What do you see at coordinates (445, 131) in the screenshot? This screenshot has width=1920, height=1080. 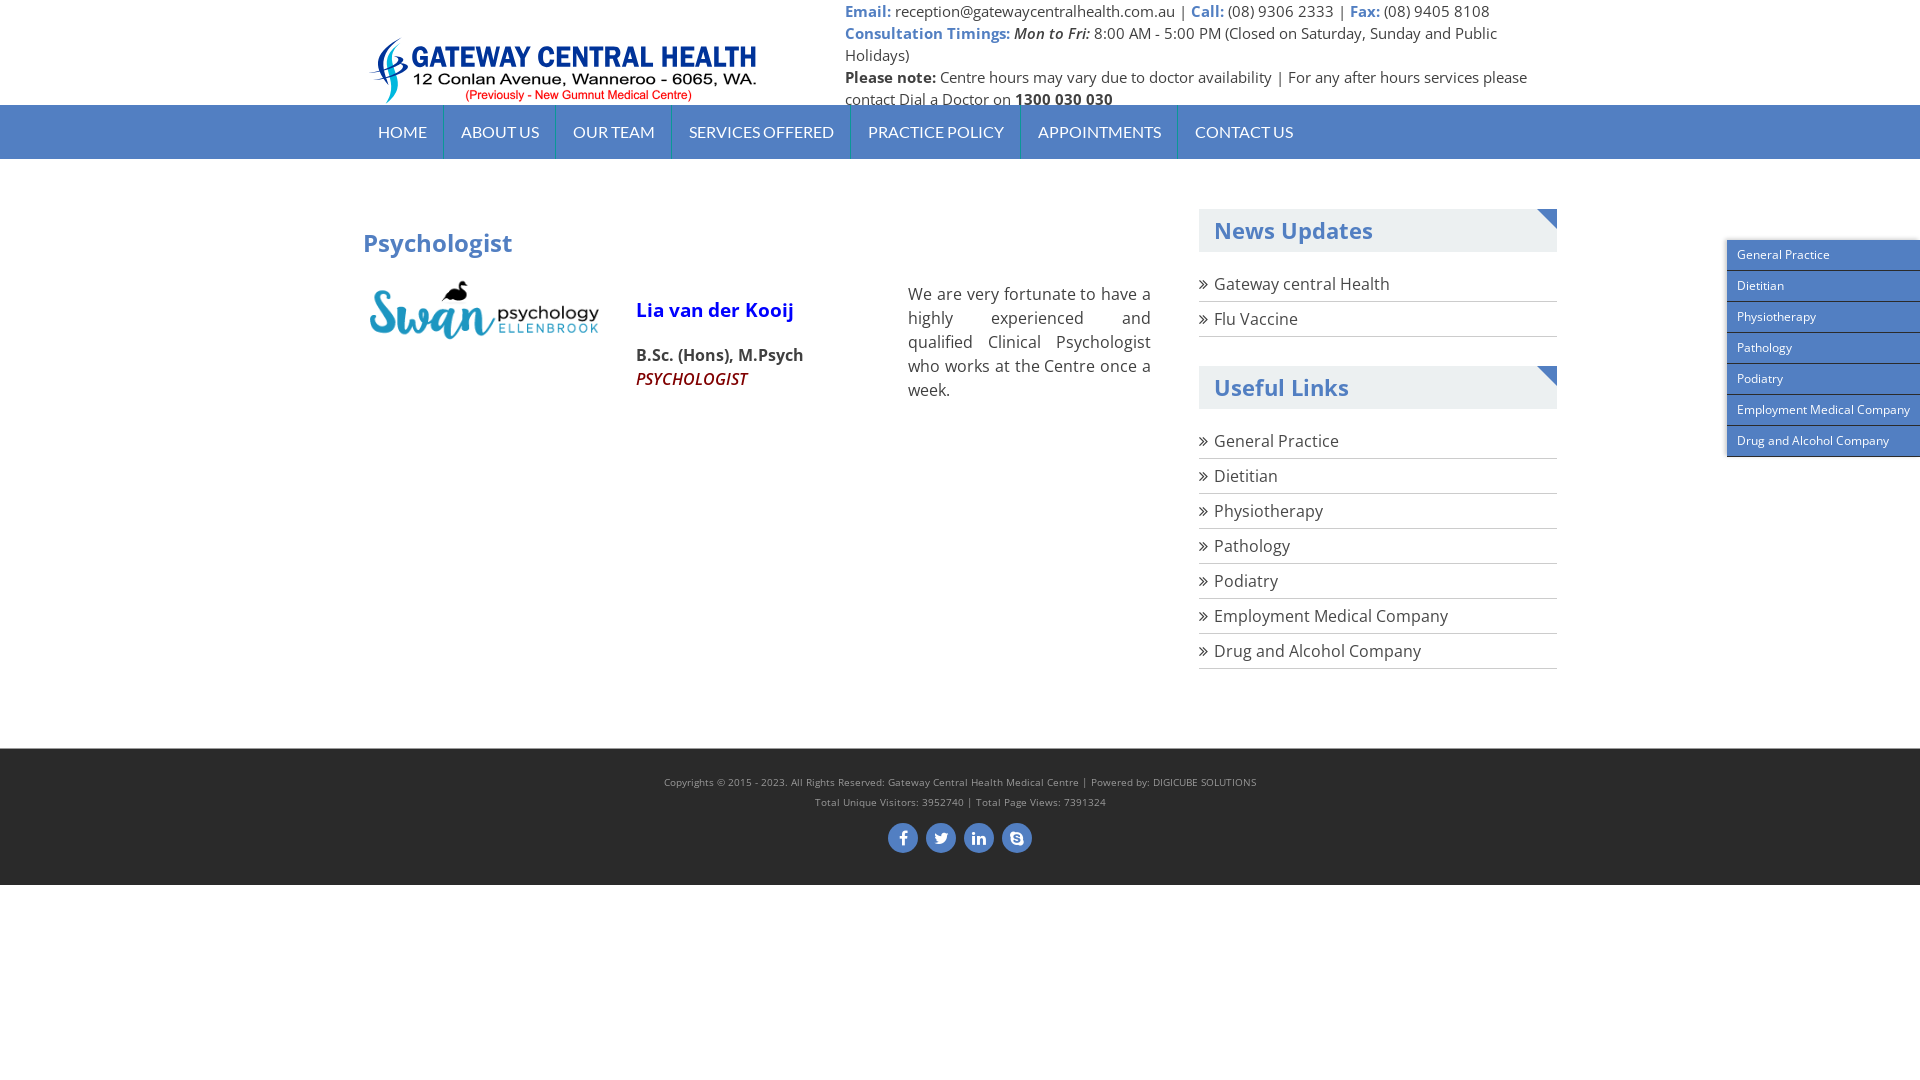 I see `'ABOUT US'` at bounding box center [445, 131].